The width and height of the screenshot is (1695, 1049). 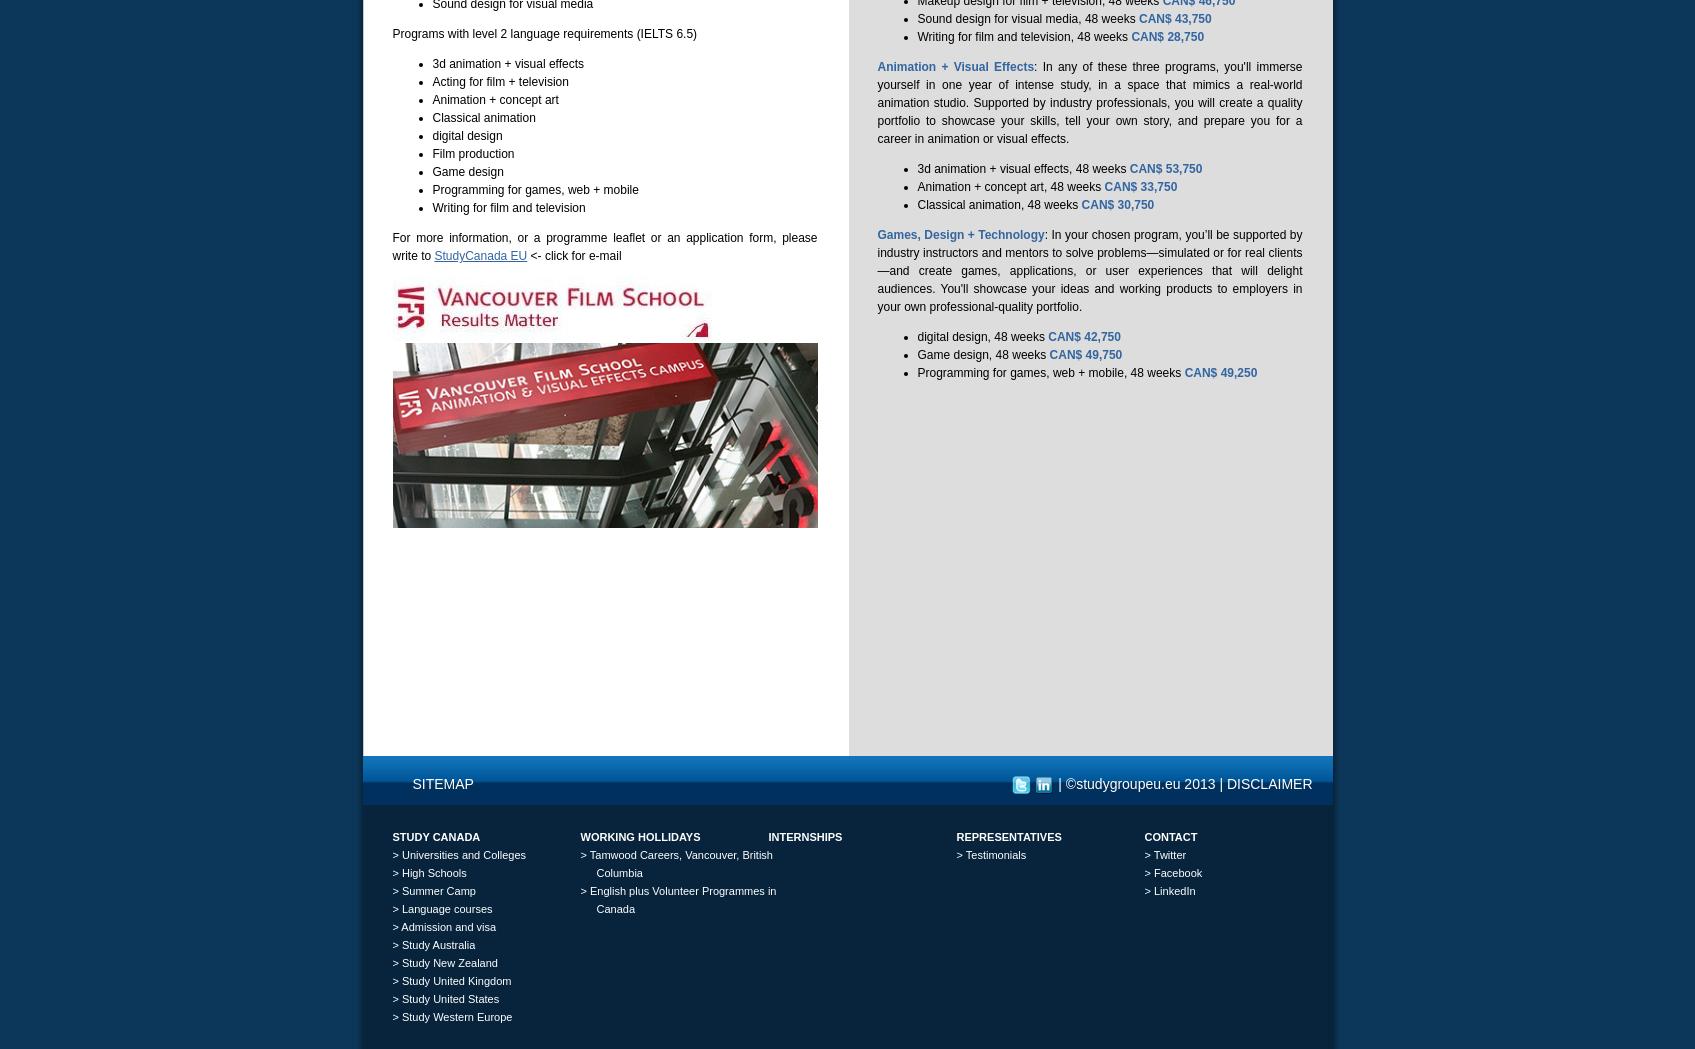 What do you see at coordinates (998, 204) in the screenshot?
I see `'Classical animation, 48 weeks'` at bounding box center [998, 204].